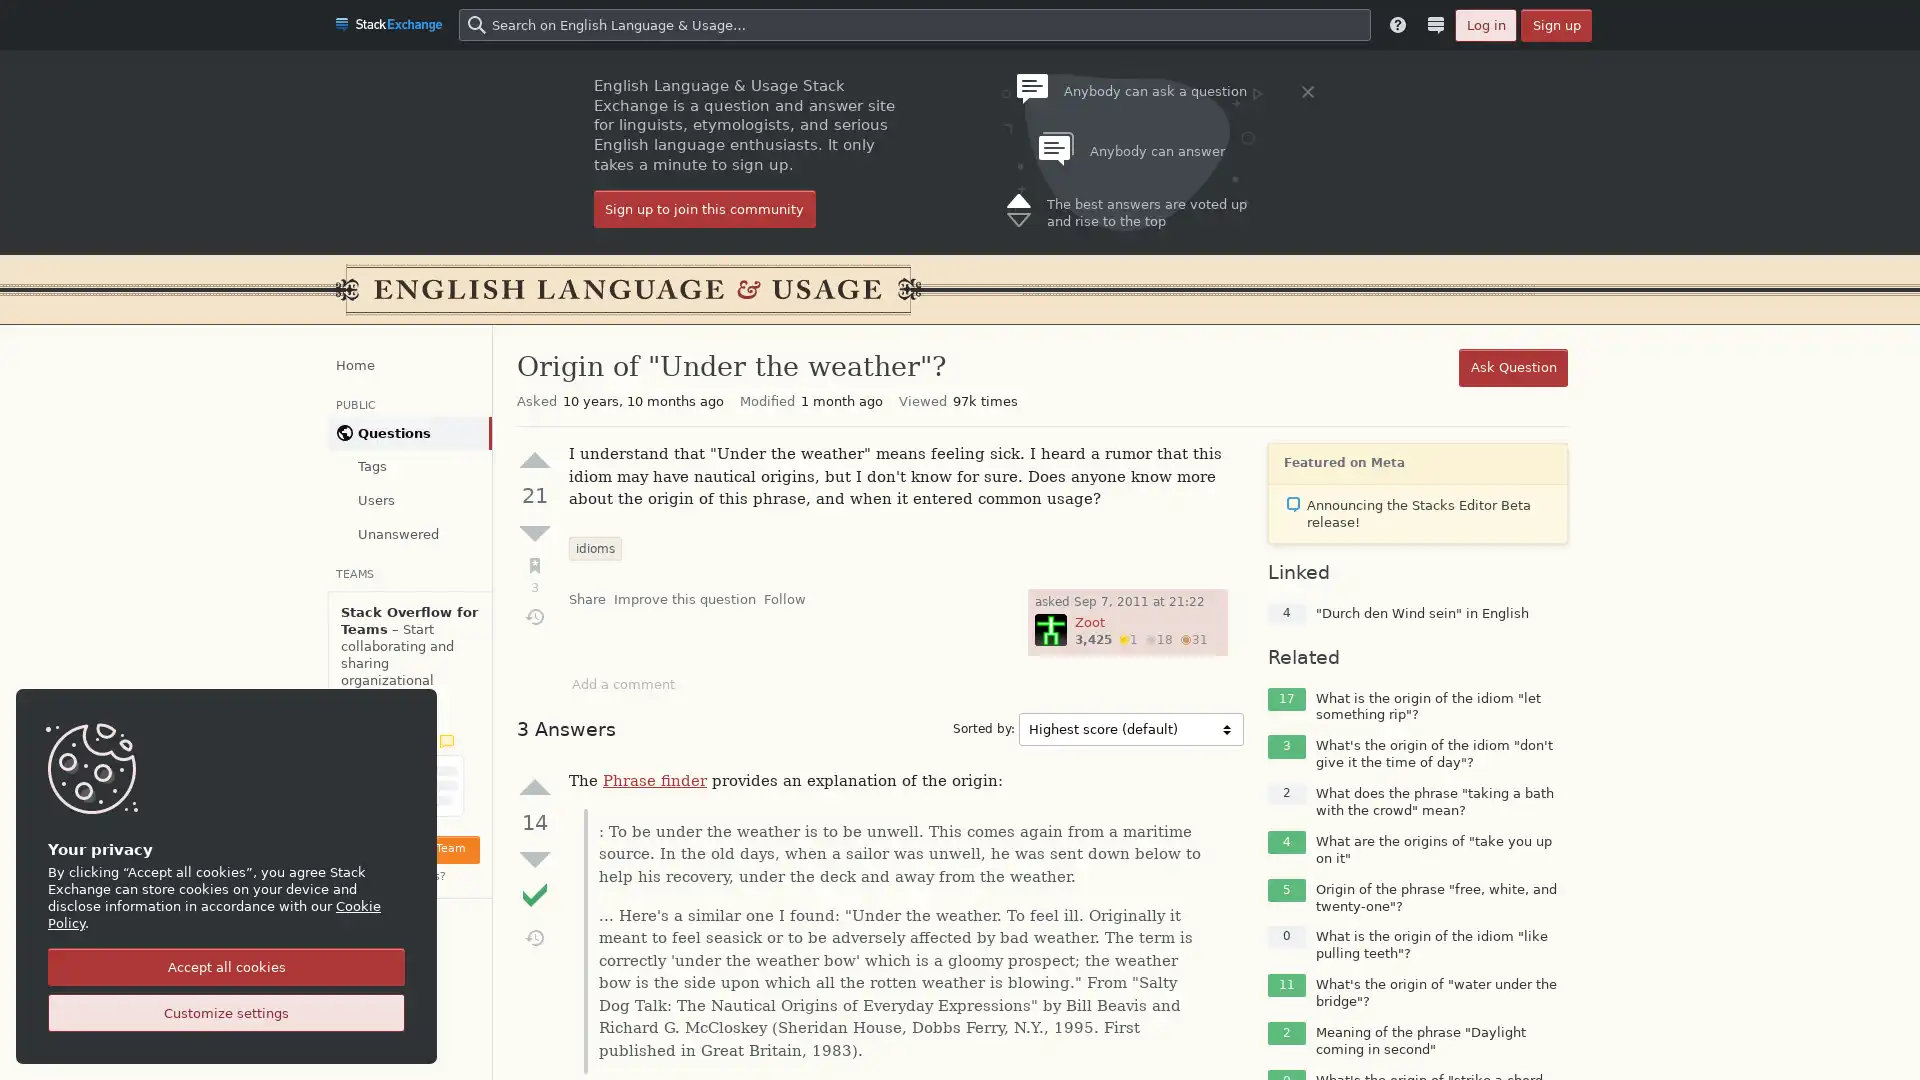 This screenshot has height=1080, width=1920. Describe the element at coordinates (534, 785) in the screenshot. I see `Up vote` at that location.